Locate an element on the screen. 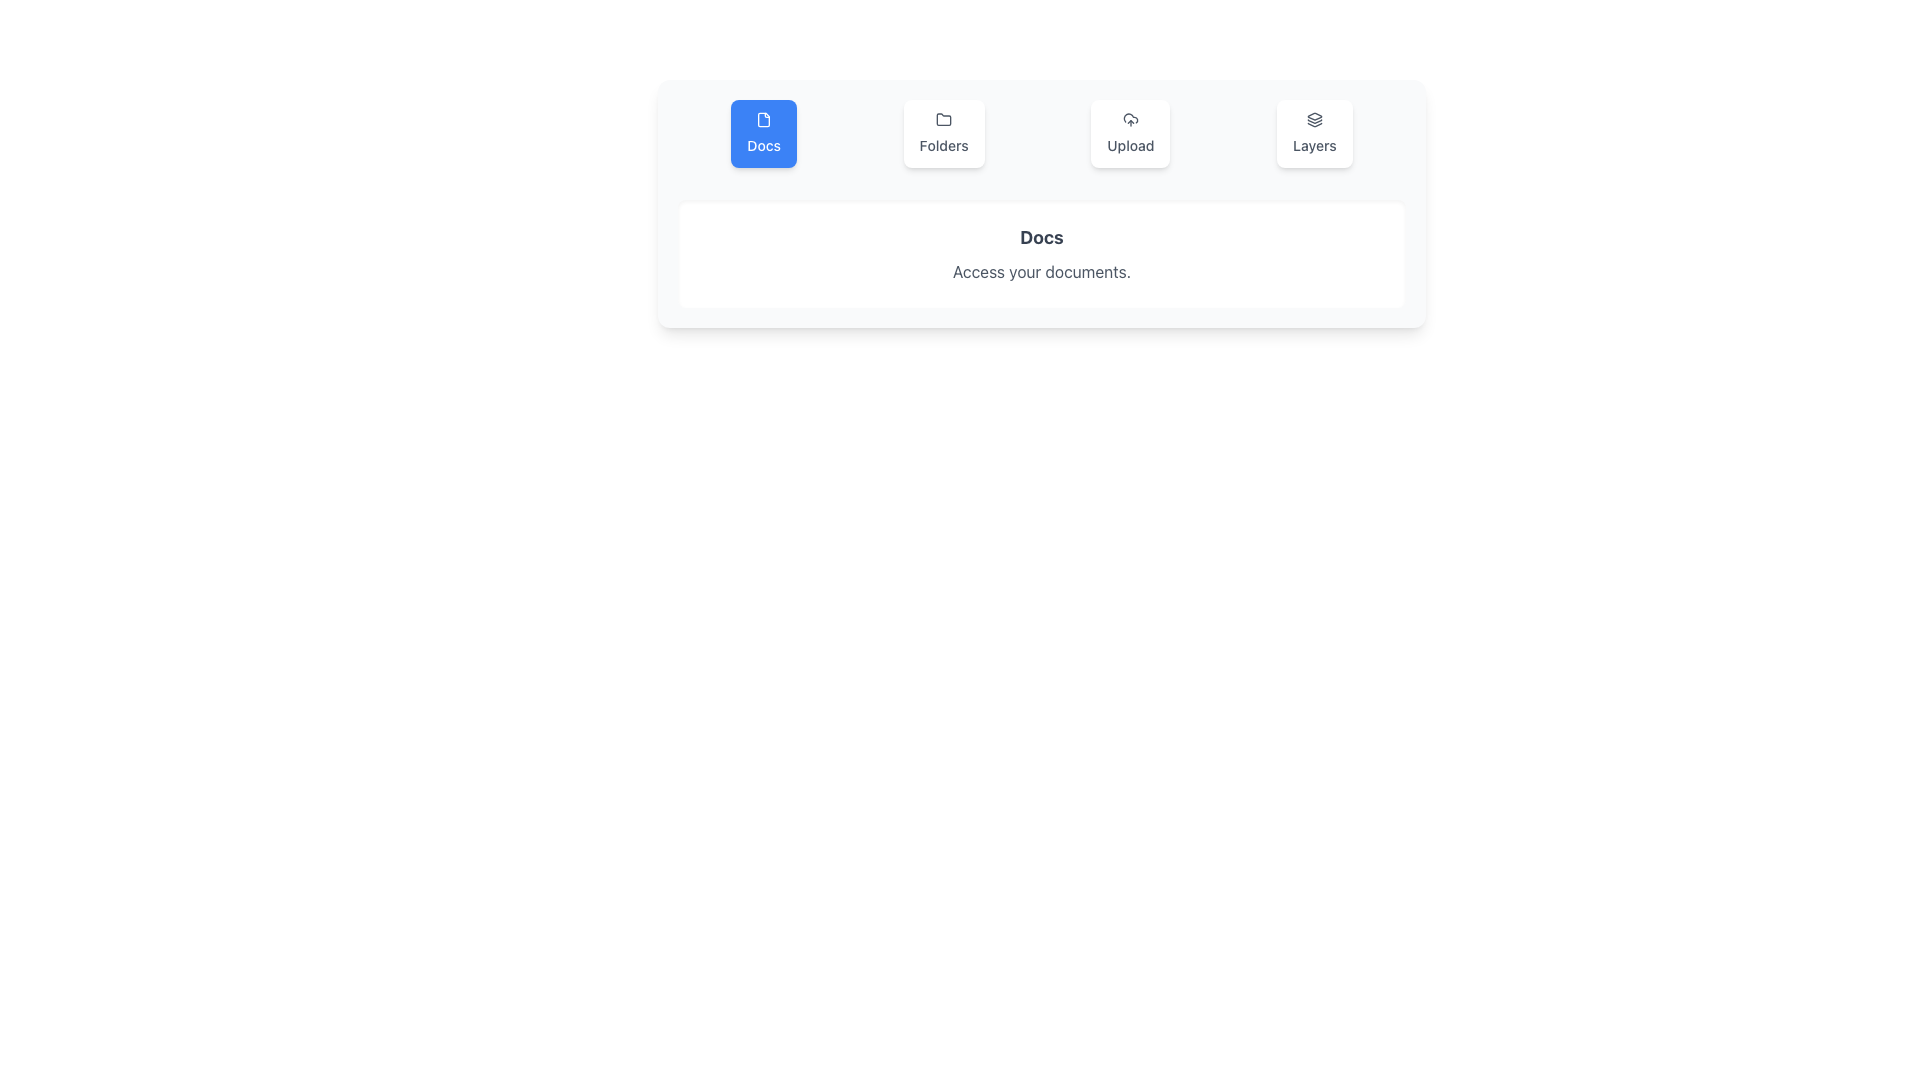 The height and width of the screenshot is (1080, 1920). the text label displaying 'Layers' in gray color, positioned within a card on the far right of the row is located at coordinates (1314, 145).